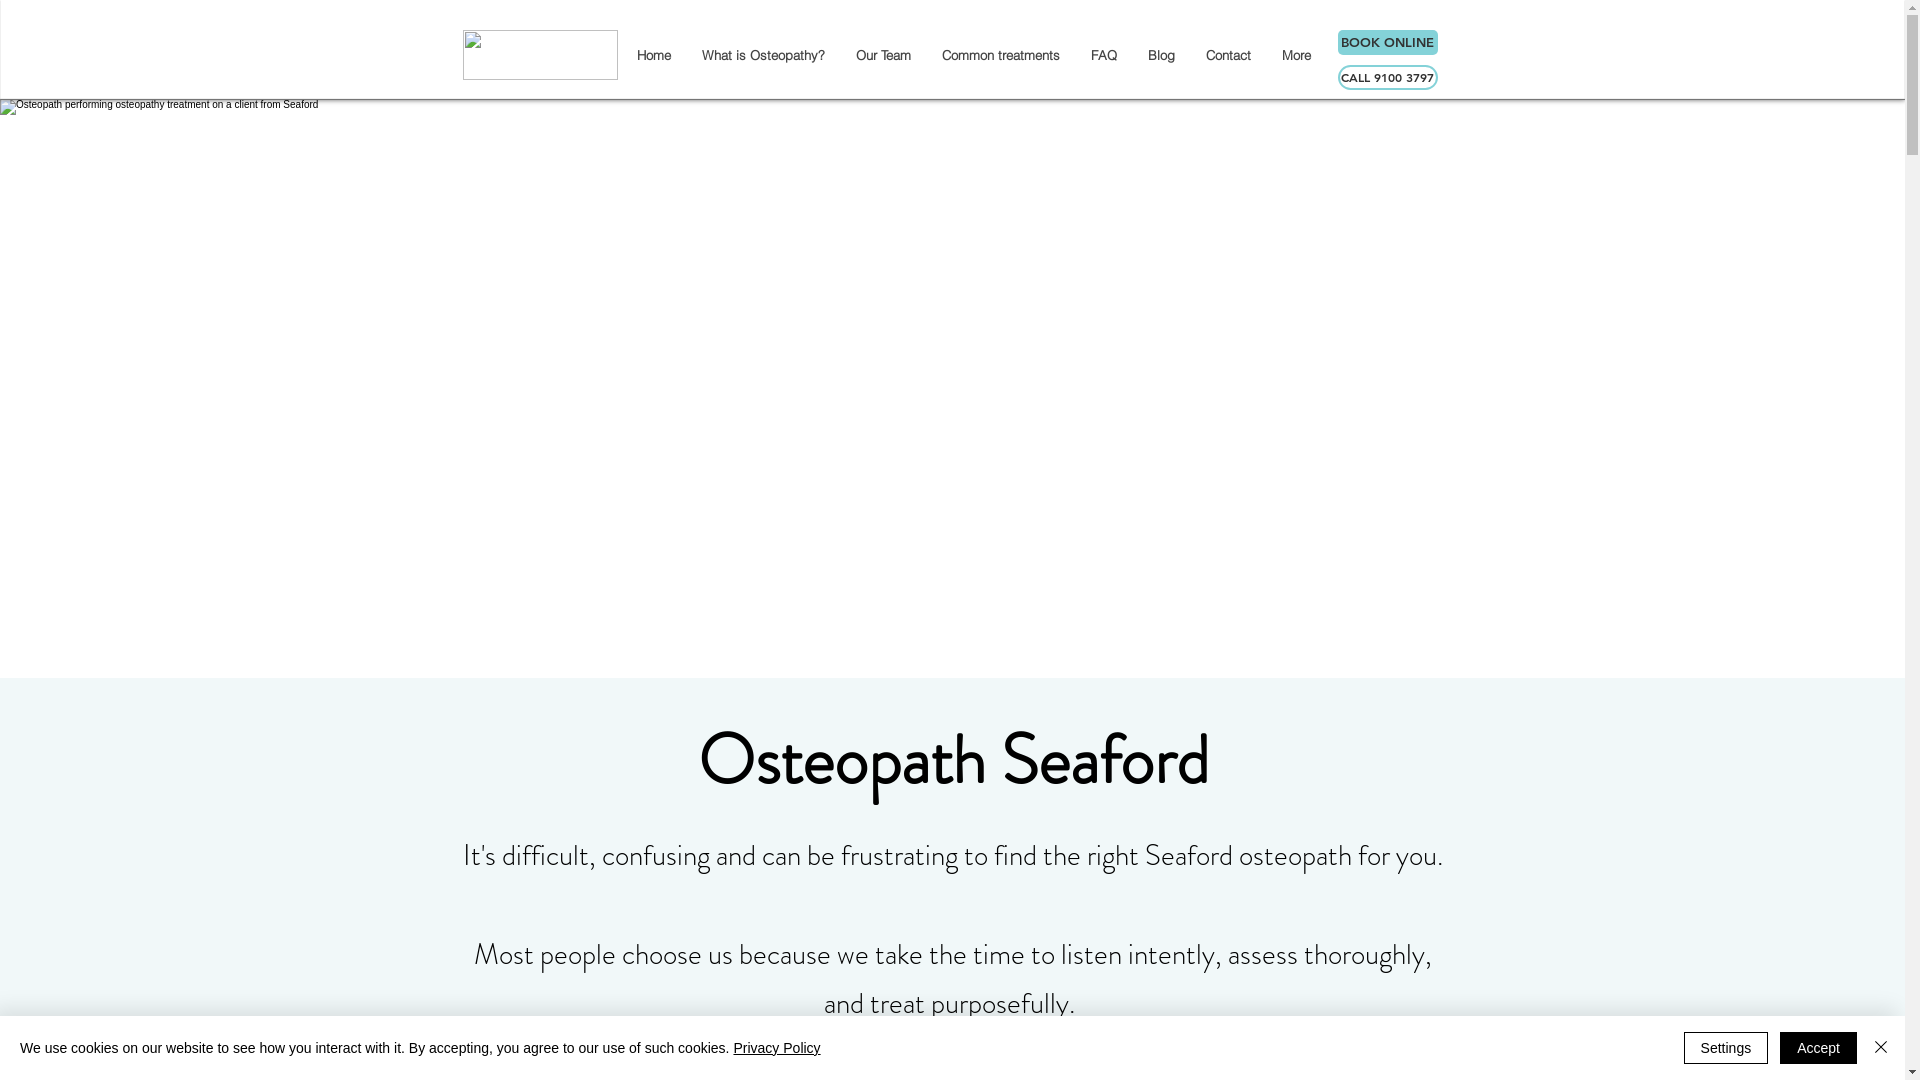 This screenshot has height=1080, width=1920. I want to click on 'BOOK ONLINE', so click(1386, 42).